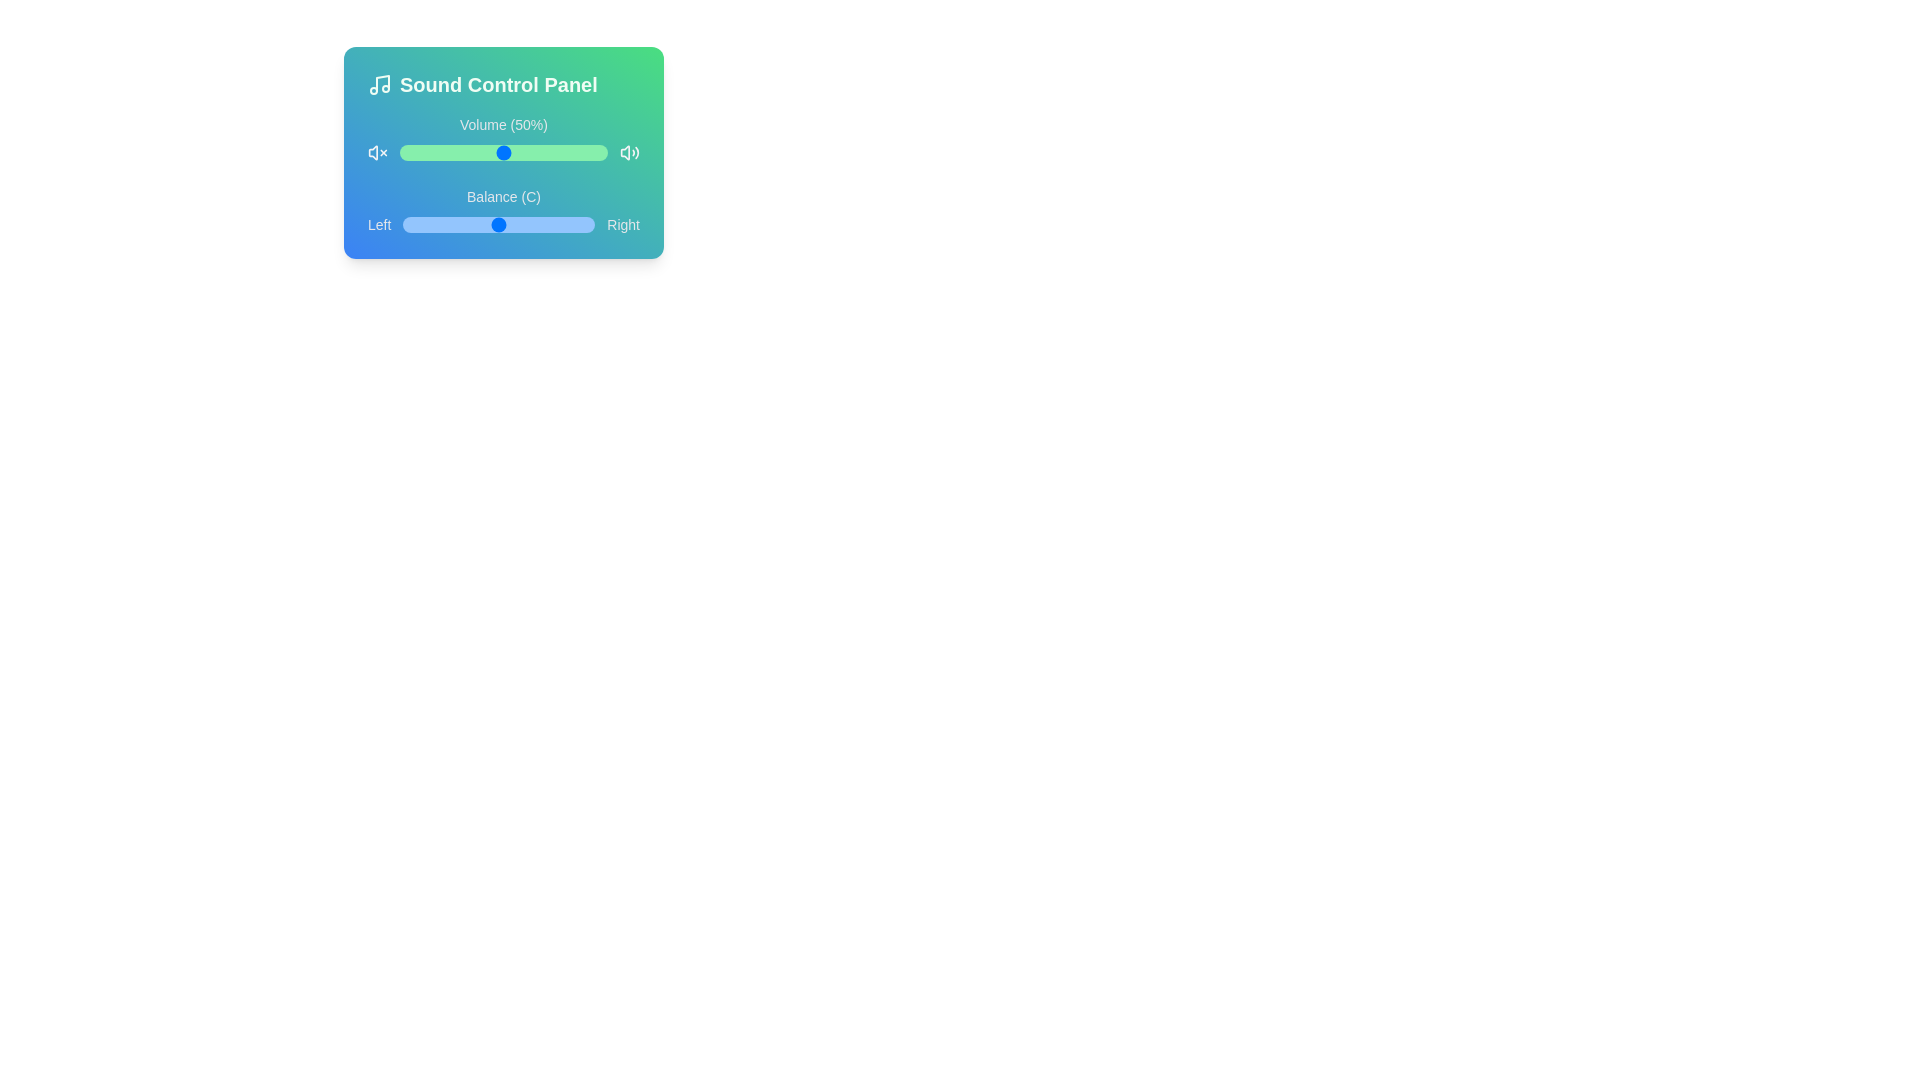  Describe the element at coordinates (483, 152) in the screenshot. I see `the volume slider` at that location.